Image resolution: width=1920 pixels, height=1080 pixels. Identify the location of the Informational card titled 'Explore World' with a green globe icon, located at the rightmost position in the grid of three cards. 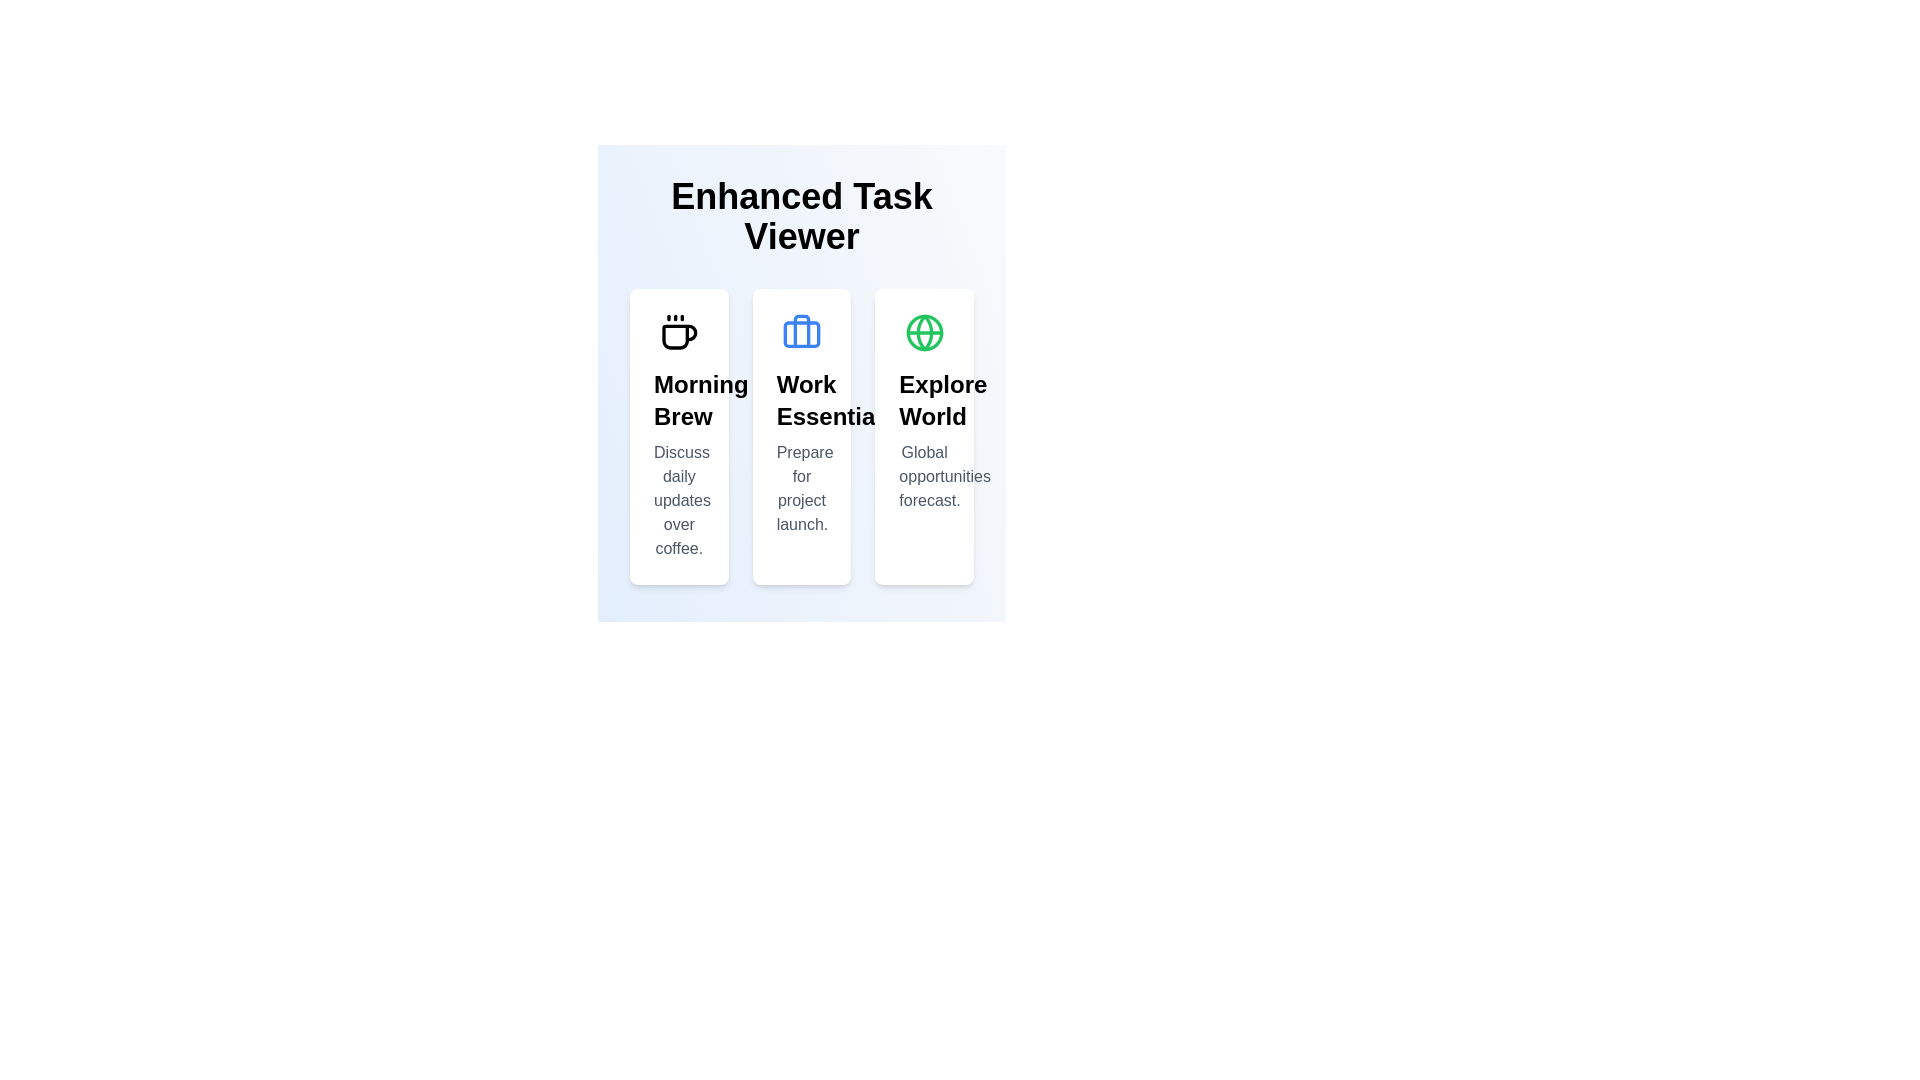
(923, 435).